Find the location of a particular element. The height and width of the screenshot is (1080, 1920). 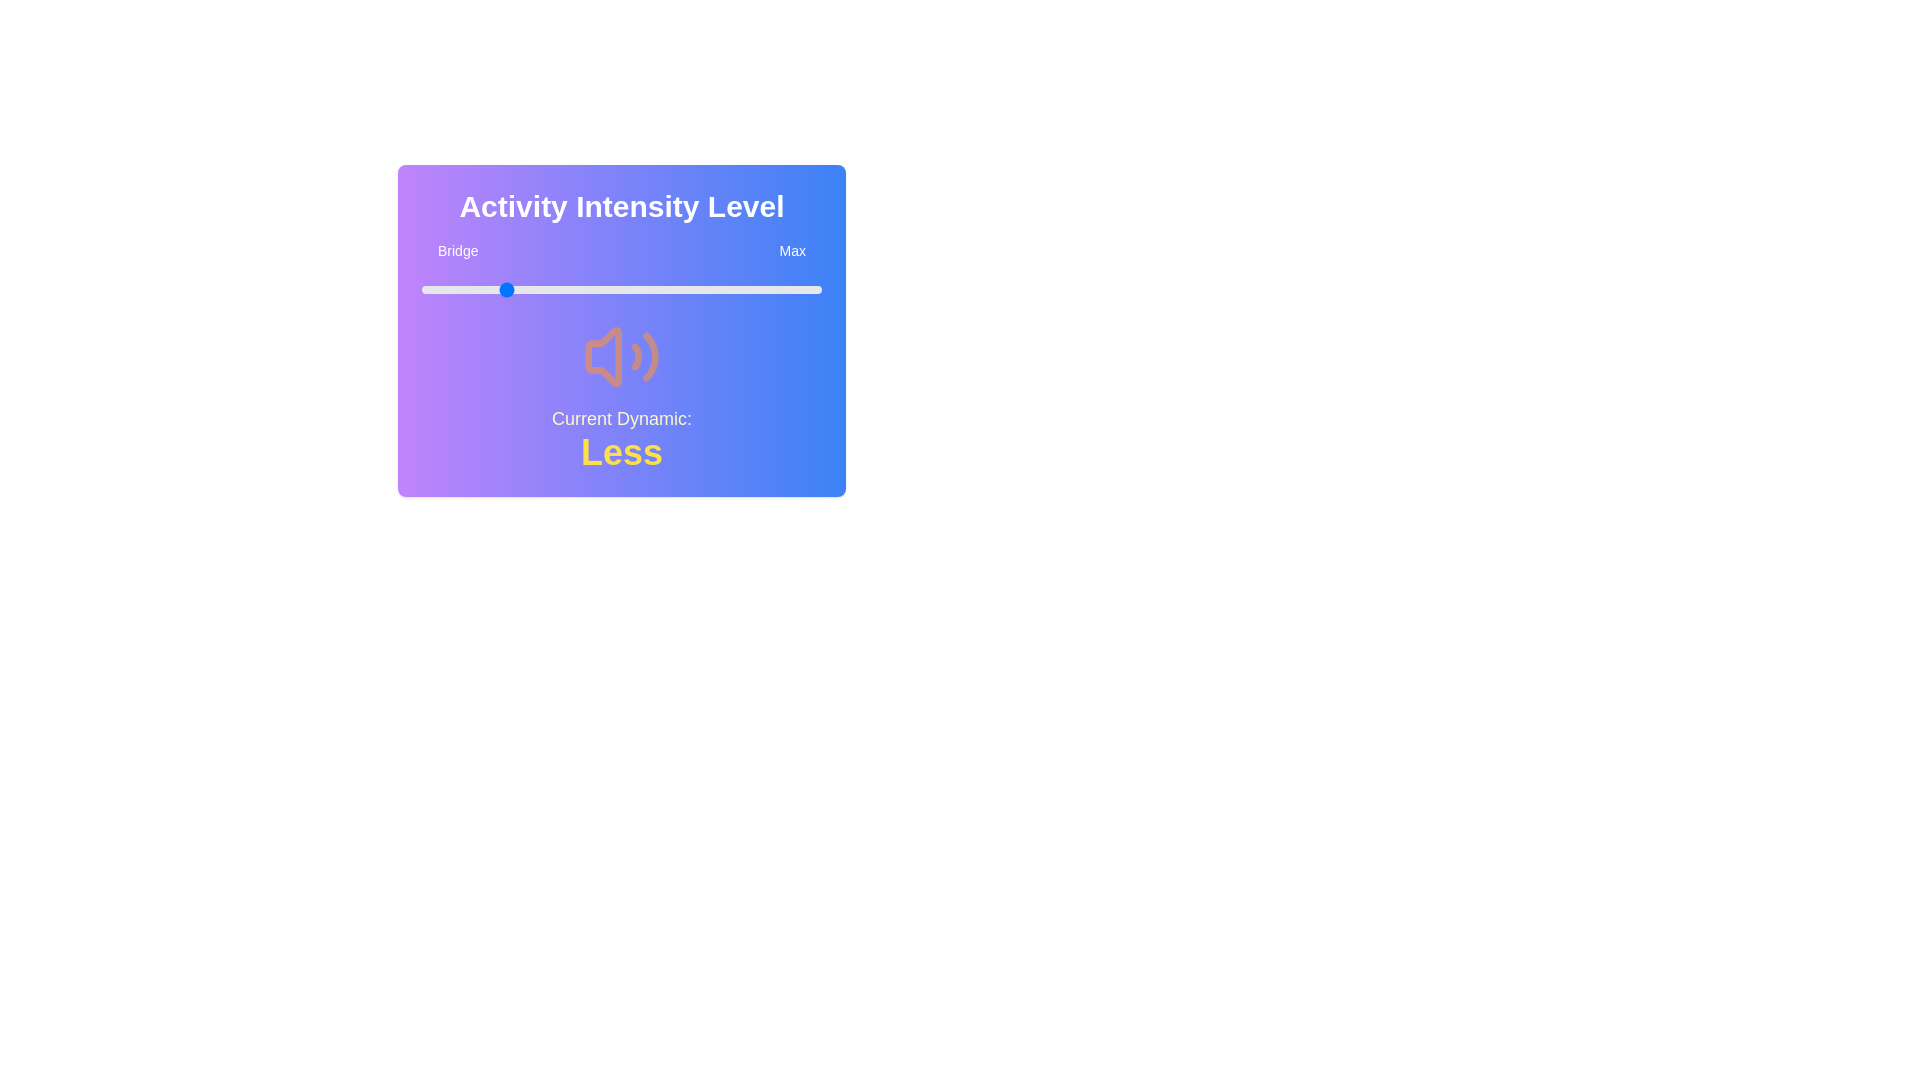

the slider to set the intensity level to 27% is located at coordinates (529, 289).